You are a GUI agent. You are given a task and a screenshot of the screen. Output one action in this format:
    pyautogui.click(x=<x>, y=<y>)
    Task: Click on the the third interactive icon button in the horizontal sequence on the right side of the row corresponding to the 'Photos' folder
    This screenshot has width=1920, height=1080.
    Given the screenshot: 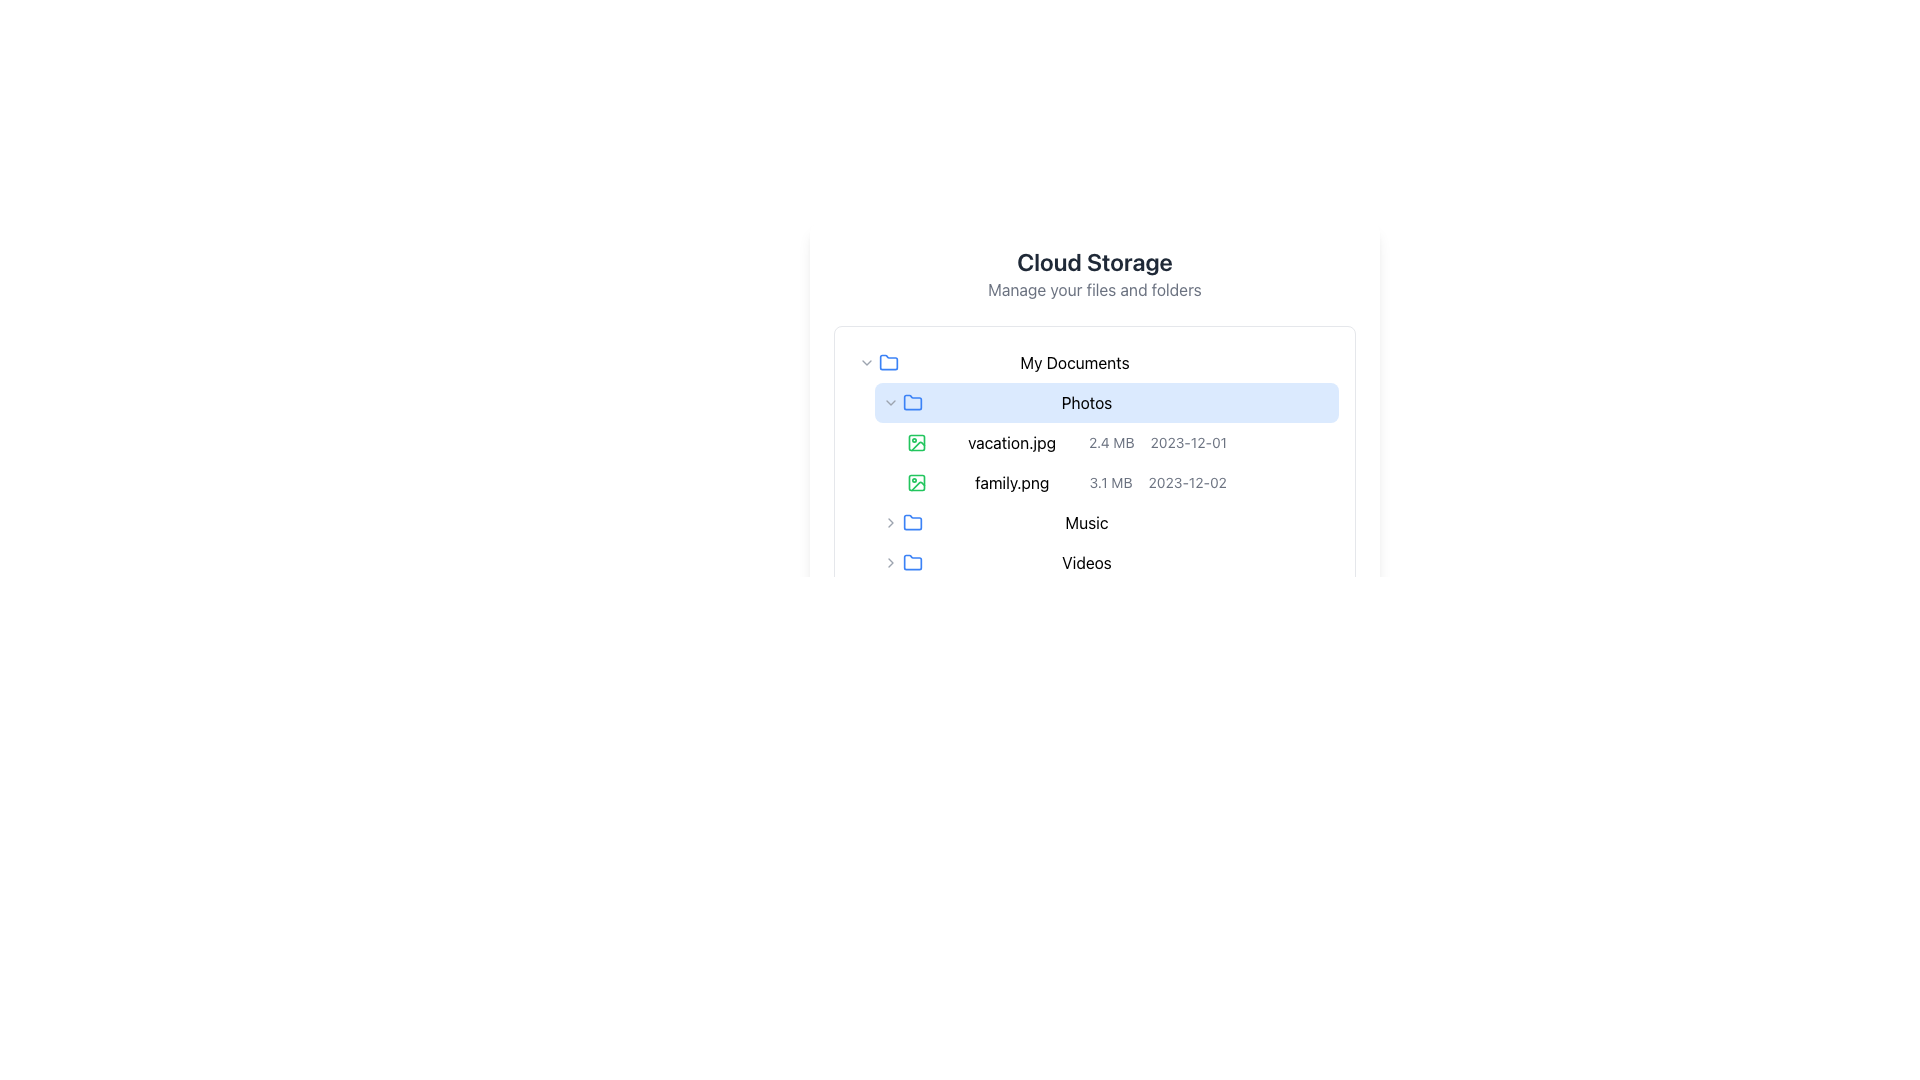 What is the action you would take?
    pyautogui.click(x=1274, y=402)
    